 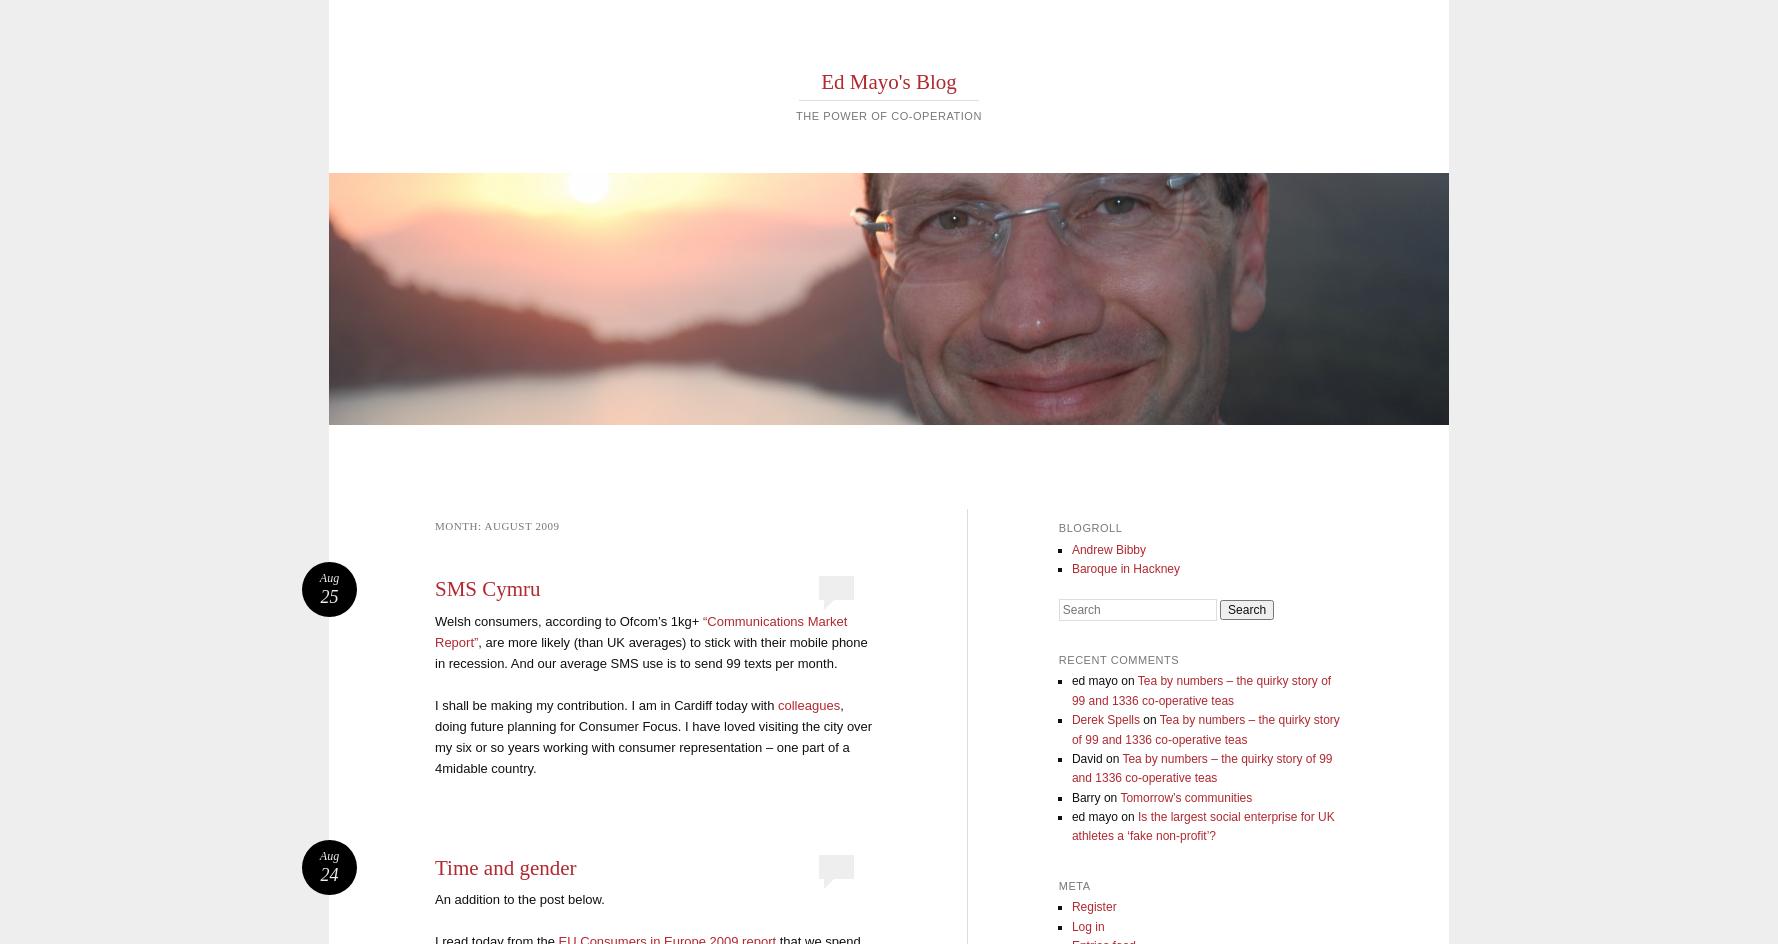 I want to click on 'Derek Spells', so click(x=1104, y=719).